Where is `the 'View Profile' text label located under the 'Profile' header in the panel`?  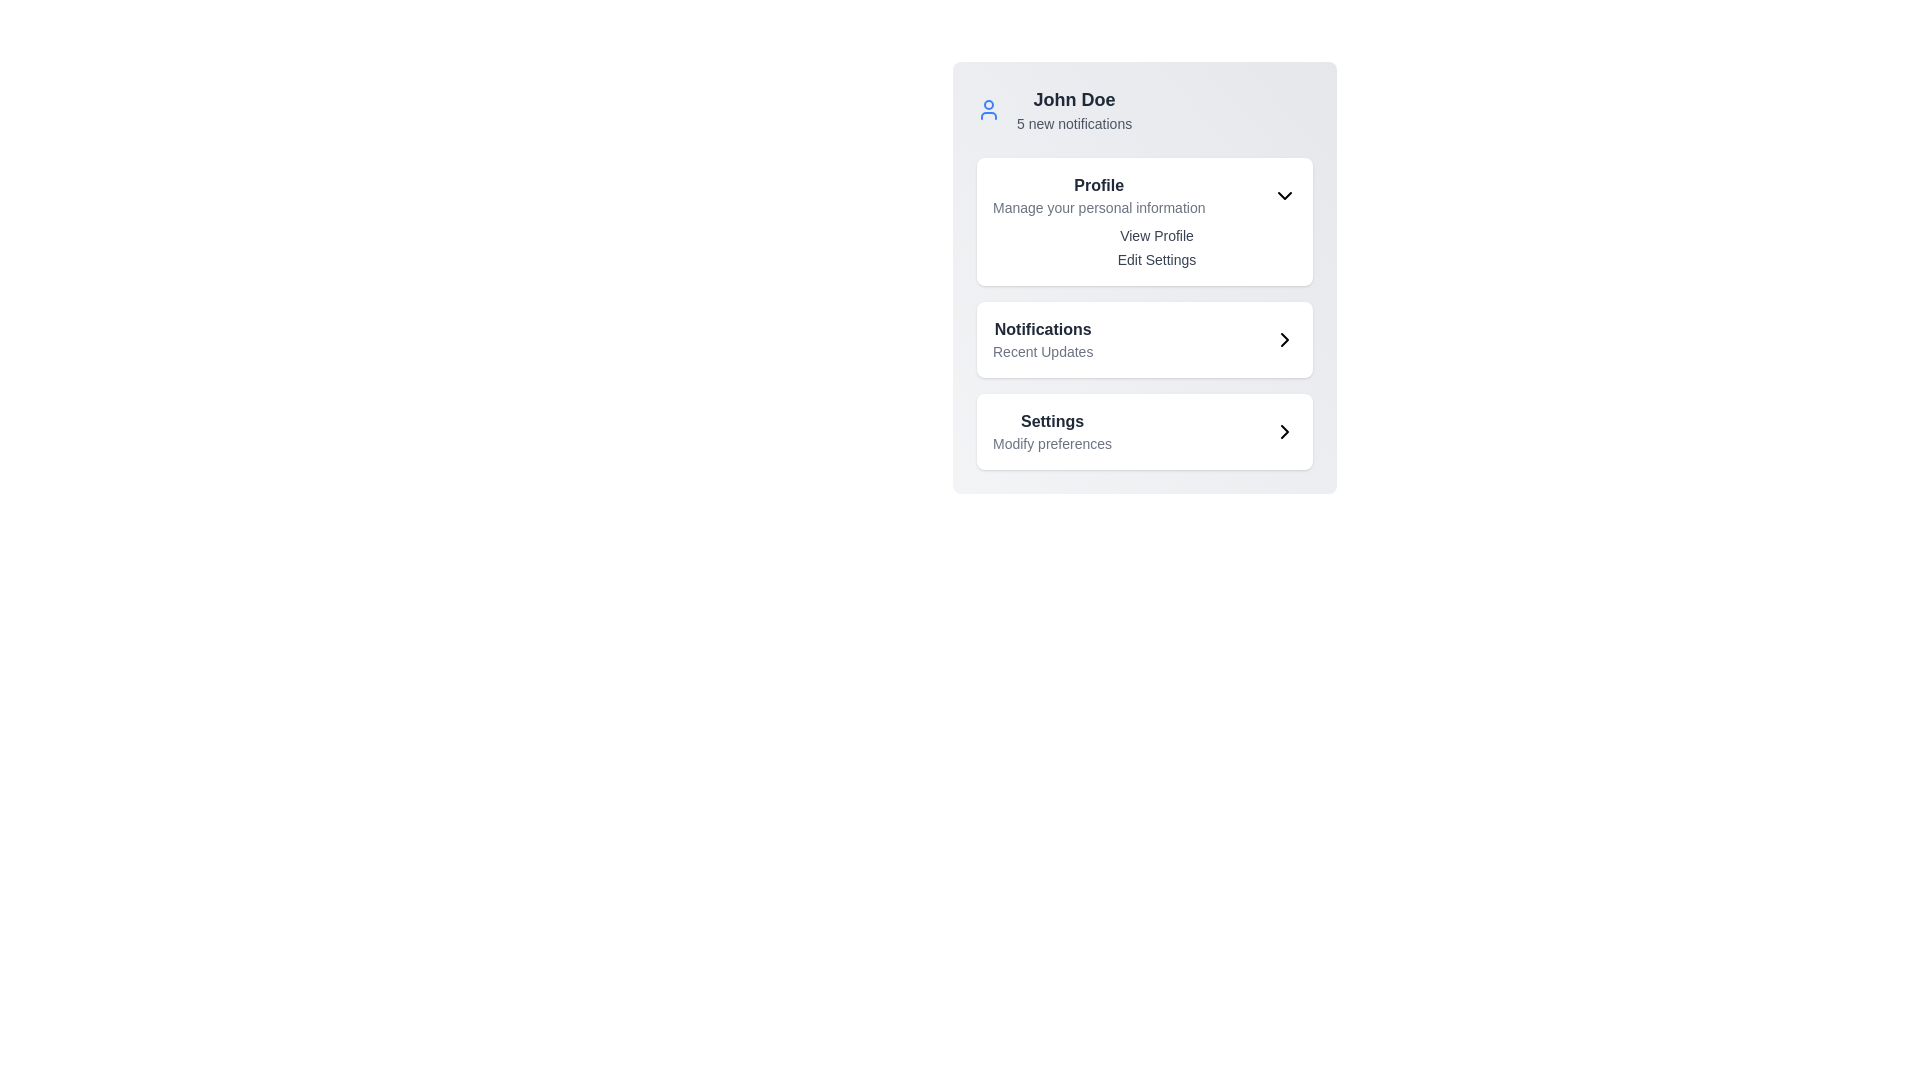 the 'View Profile' text label located under the 'Profile' header in the panel is located at coordinates (1156, 234).